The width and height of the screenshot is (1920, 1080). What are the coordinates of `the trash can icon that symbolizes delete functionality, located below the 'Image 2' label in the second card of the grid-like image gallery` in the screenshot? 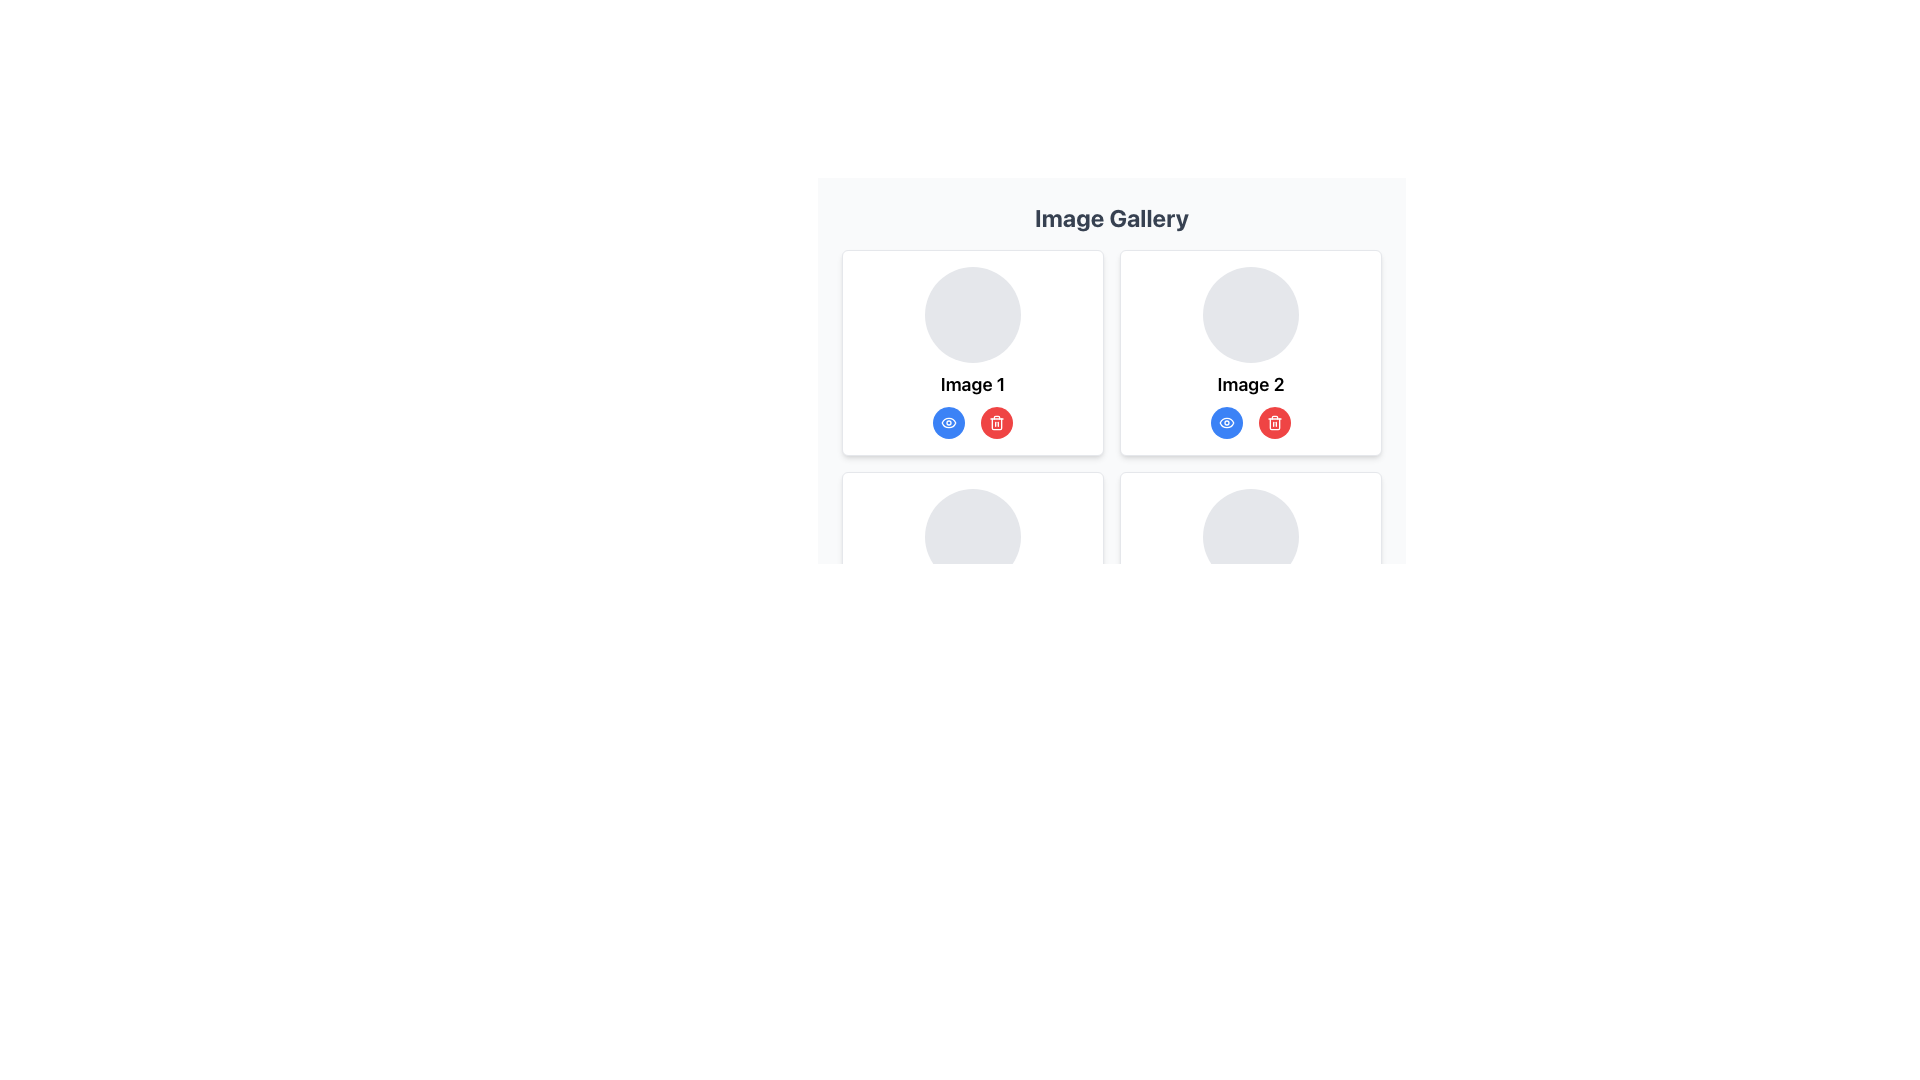 It's located at (1274, 423).